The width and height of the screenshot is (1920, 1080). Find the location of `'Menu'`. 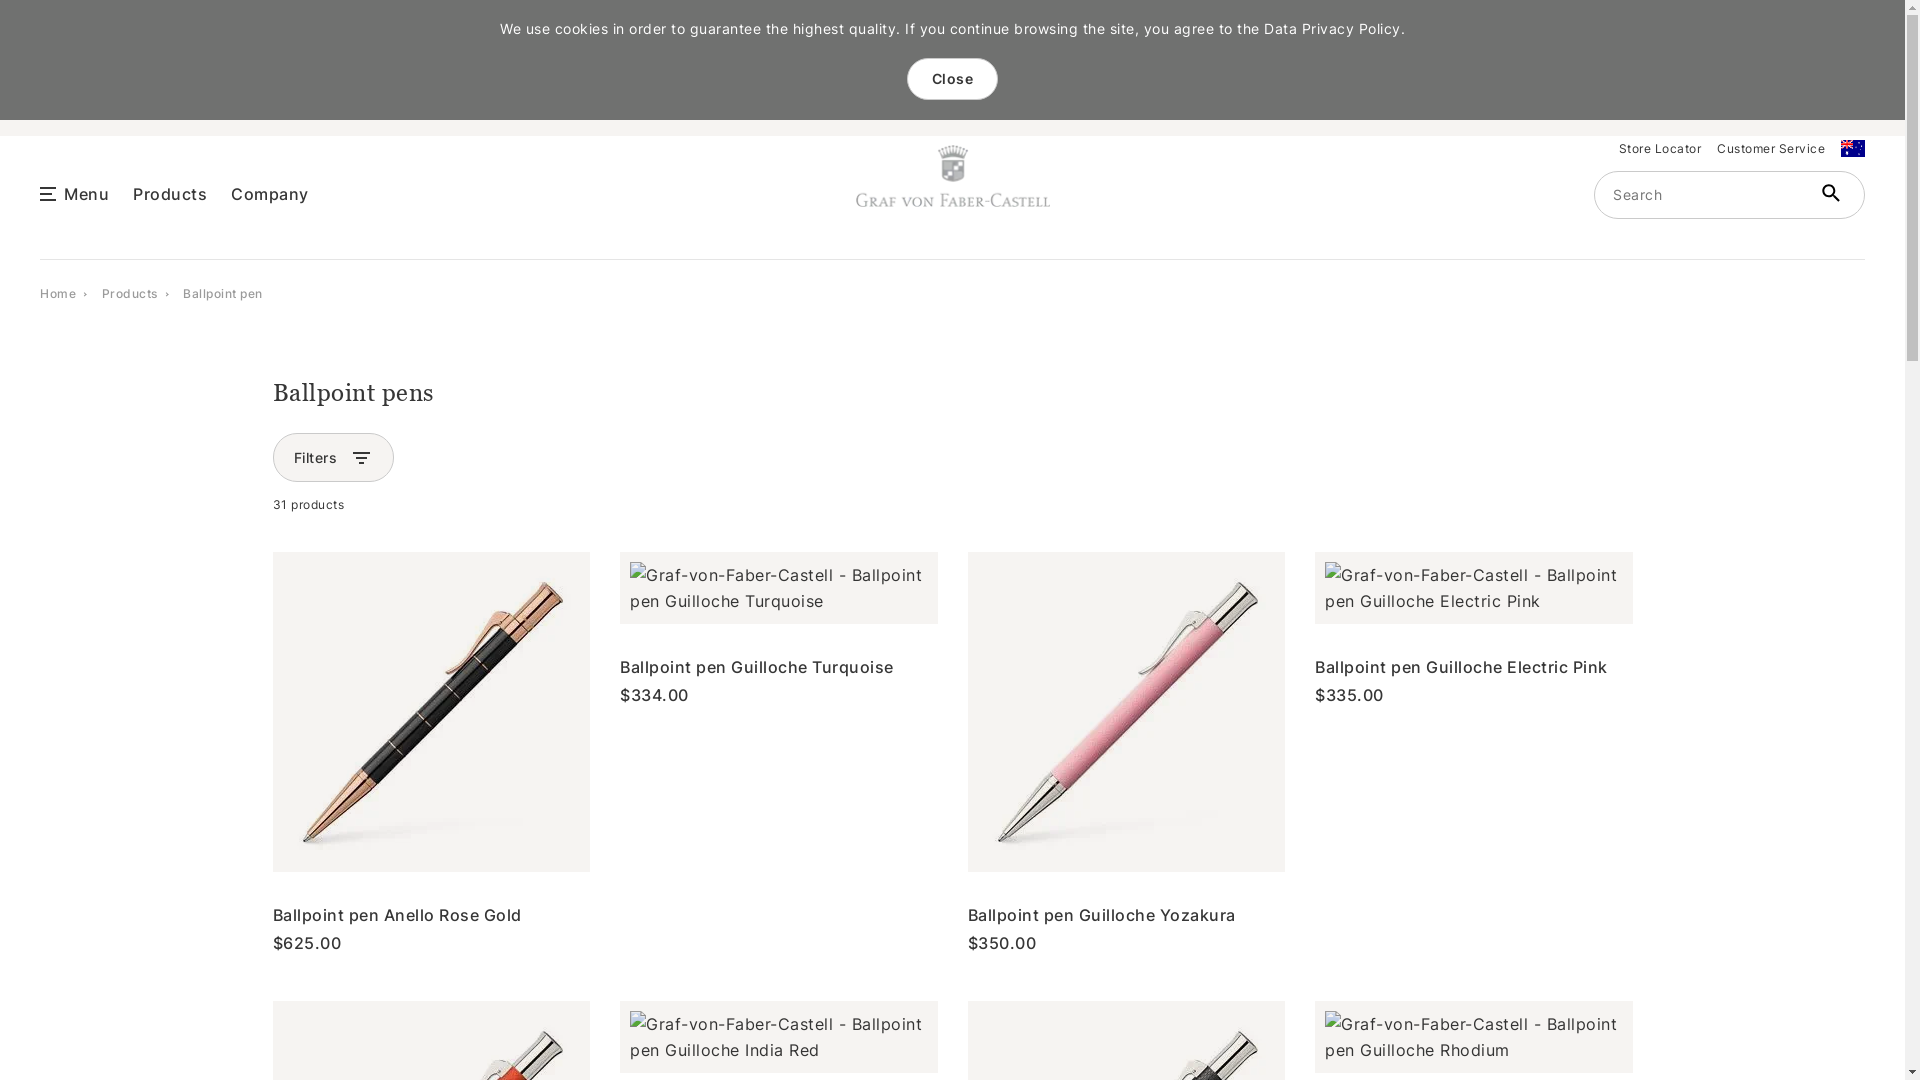

'Menu' is located at coordinates (85, 192).